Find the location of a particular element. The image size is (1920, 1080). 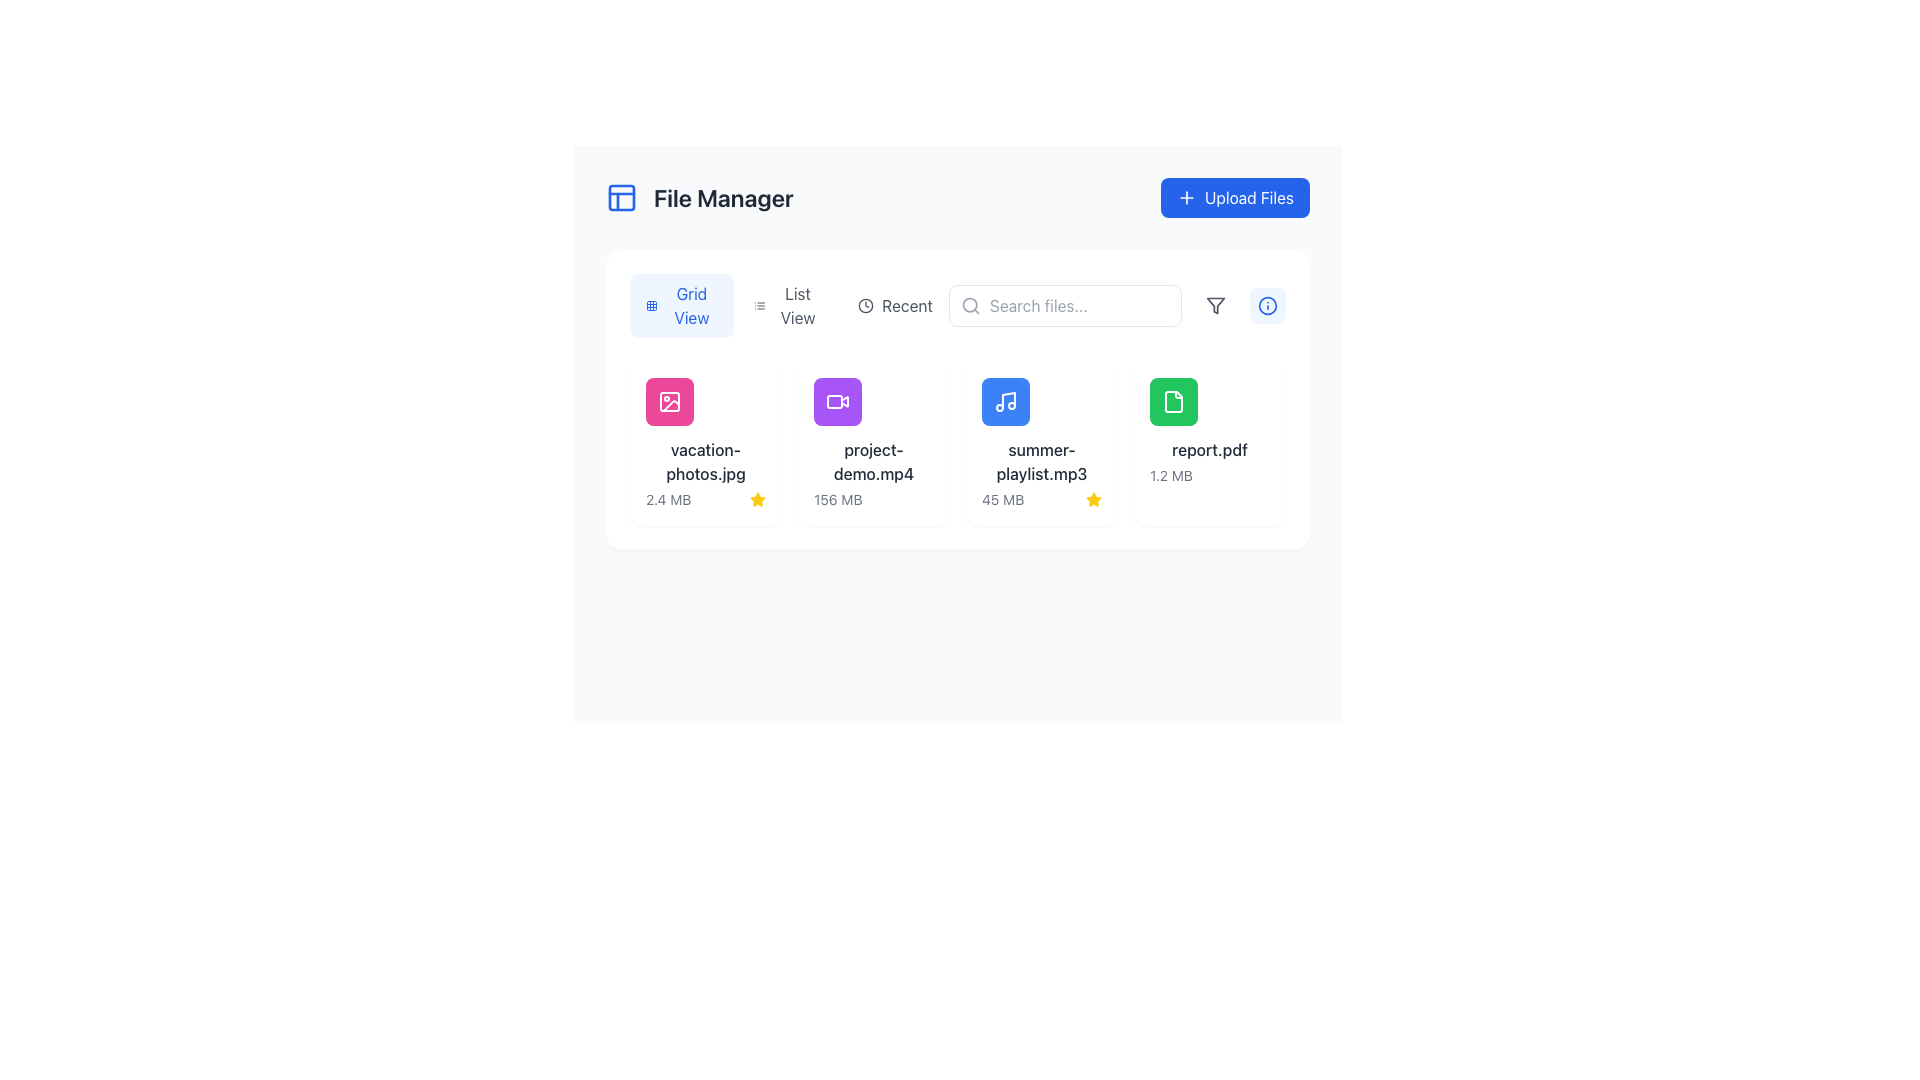

the circular clock icon located near the top center-right of the interface, within the 'File Manager' header area, which is styled in a neutral tone and represents recent items is located at coordinates (866, 305).